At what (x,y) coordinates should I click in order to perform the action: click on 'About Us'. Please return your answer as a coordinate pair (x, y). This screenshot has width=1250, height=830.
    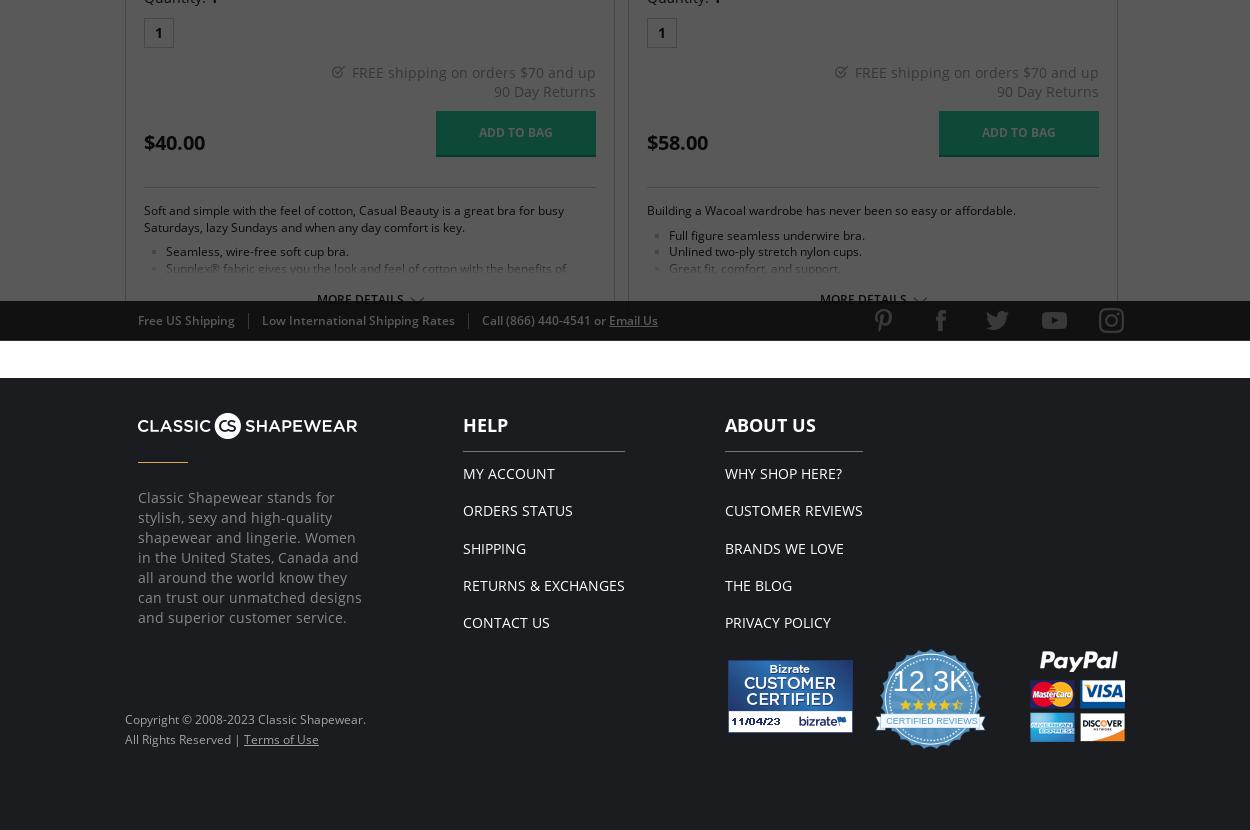
    Looking at the image, I should click on (770, 423).